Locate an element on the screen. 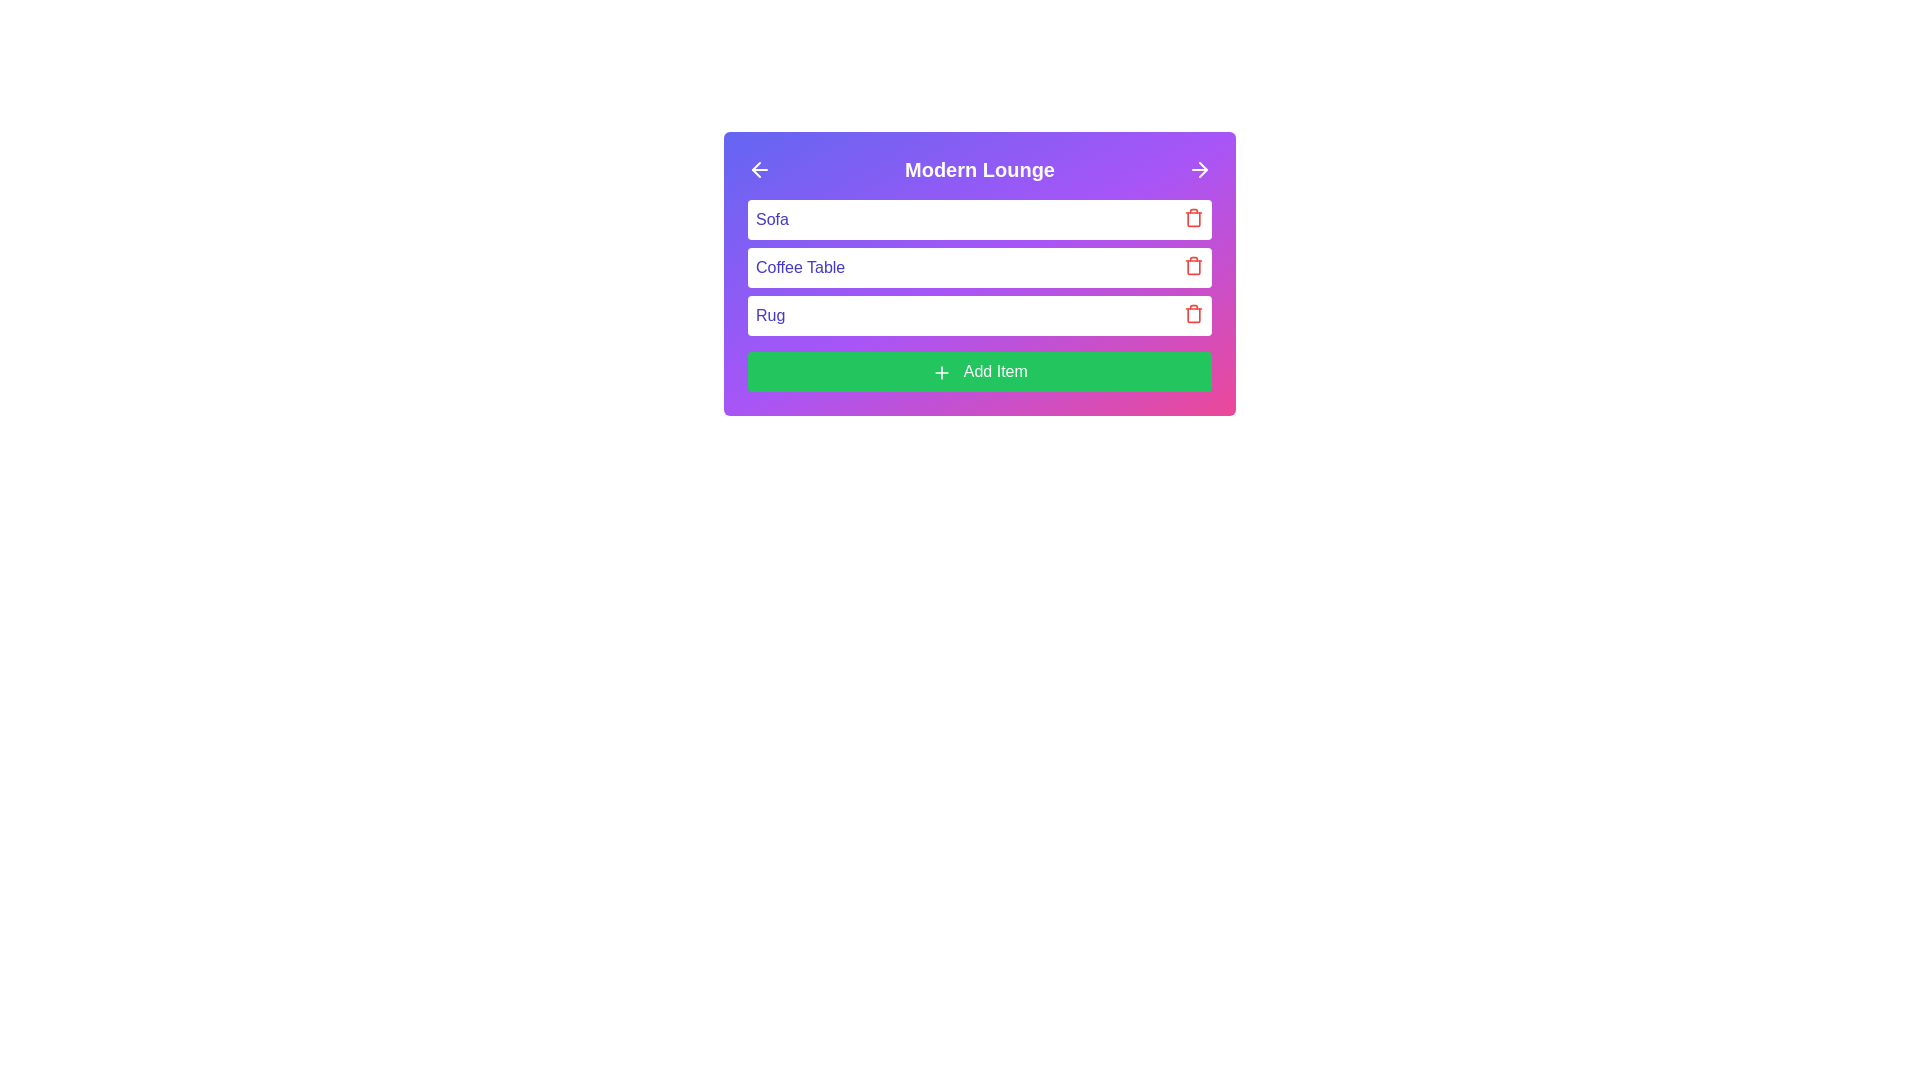 The width and height of the screenshot is (1920, 1080). the left-pointing arrow icon in the card labeled 'Modern Lounge', which is styled with no fill color and a visible stroke is located at coordinates (755, 168).